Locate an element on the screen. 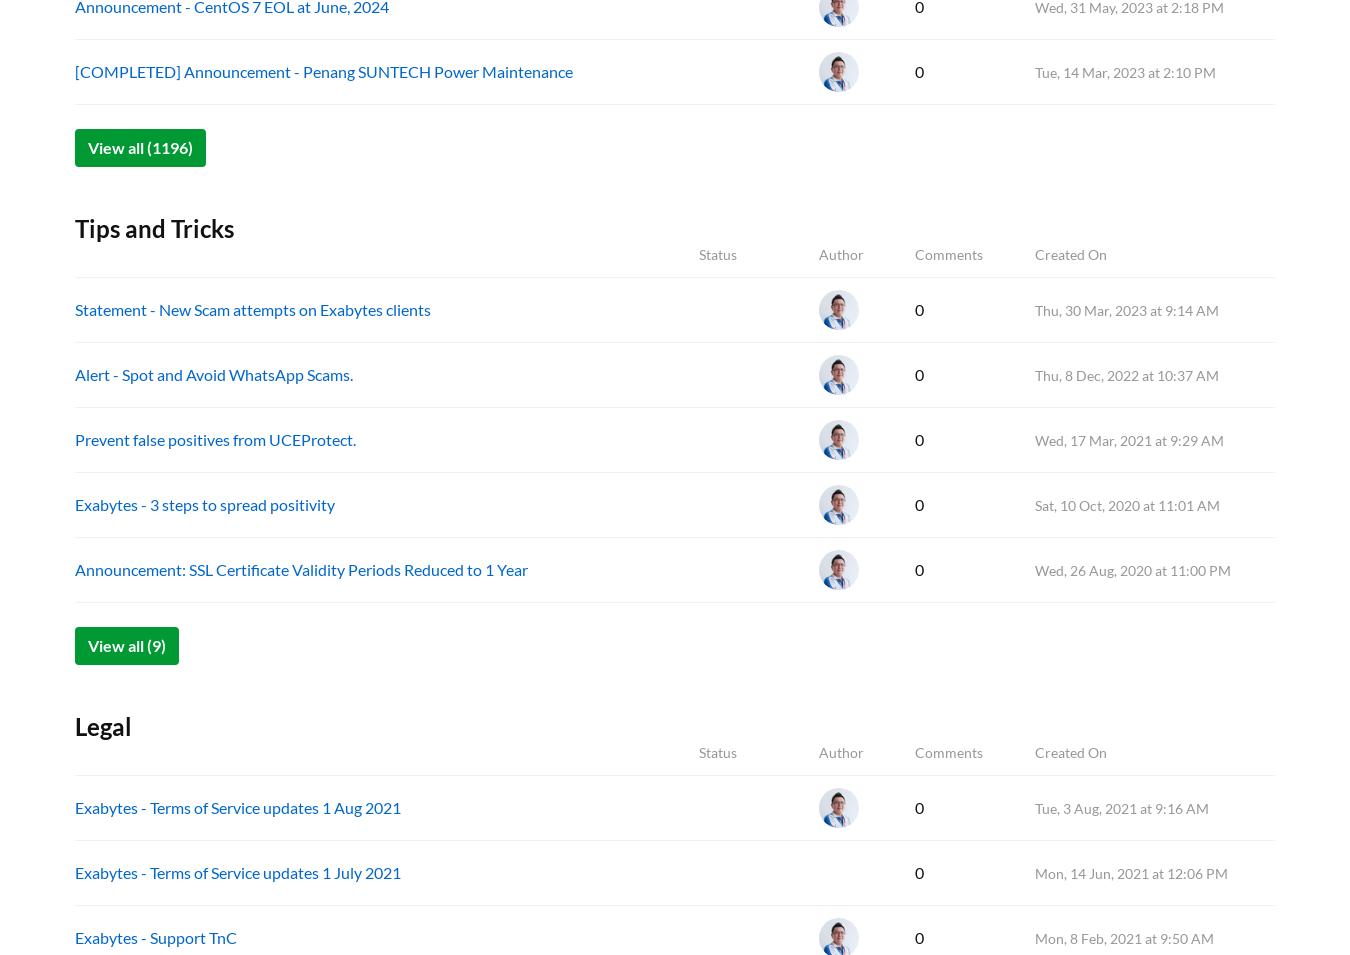 The width and height of the screenshot is (1350, 955). 'Thu, 30 Mar, 2023 at  9:14 AM' is located at coordinates (1035, 310).